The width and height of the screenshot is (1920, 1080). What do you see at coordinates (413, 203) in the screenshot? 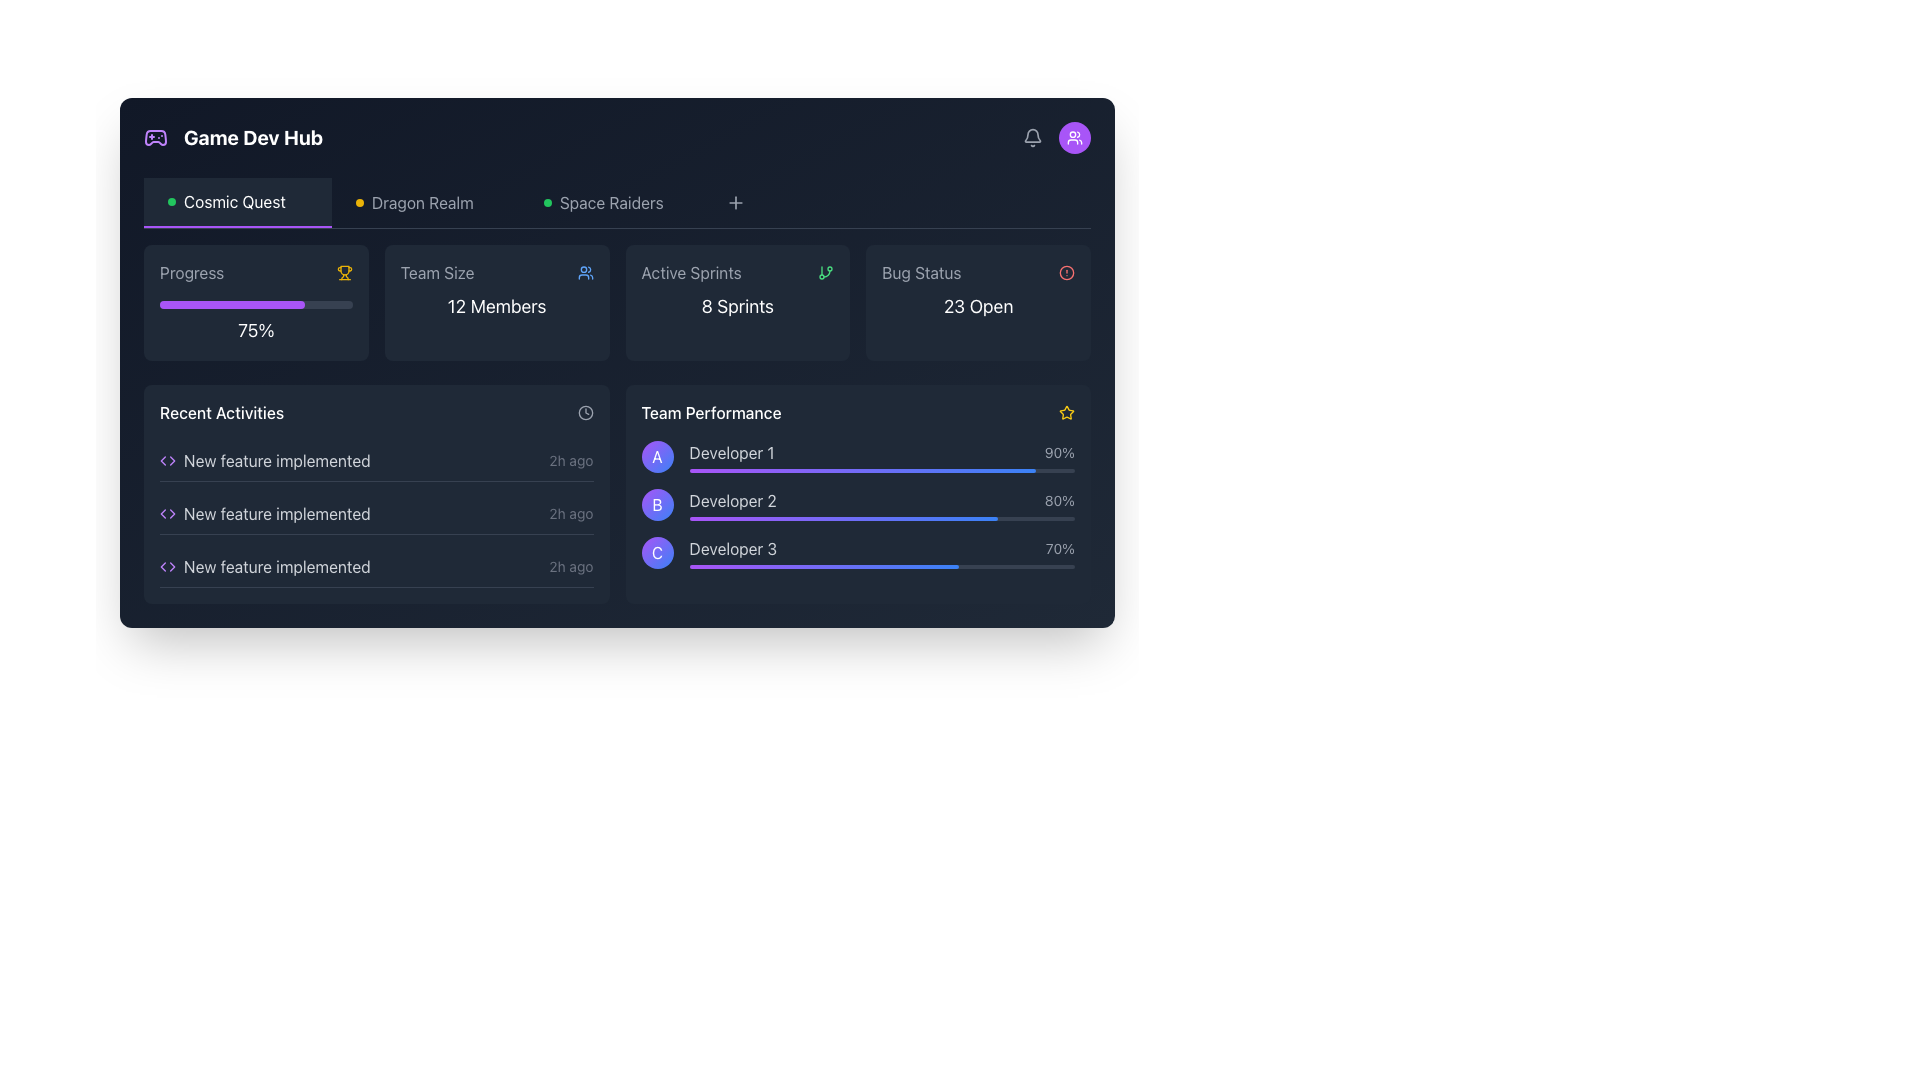
I see `the second text label in the top header section, which serves as a navigational label for 'Dragon Realm', positioned between 'Cosmic Quest' and 'Space Raiders'` at bounding box center [413, 203].